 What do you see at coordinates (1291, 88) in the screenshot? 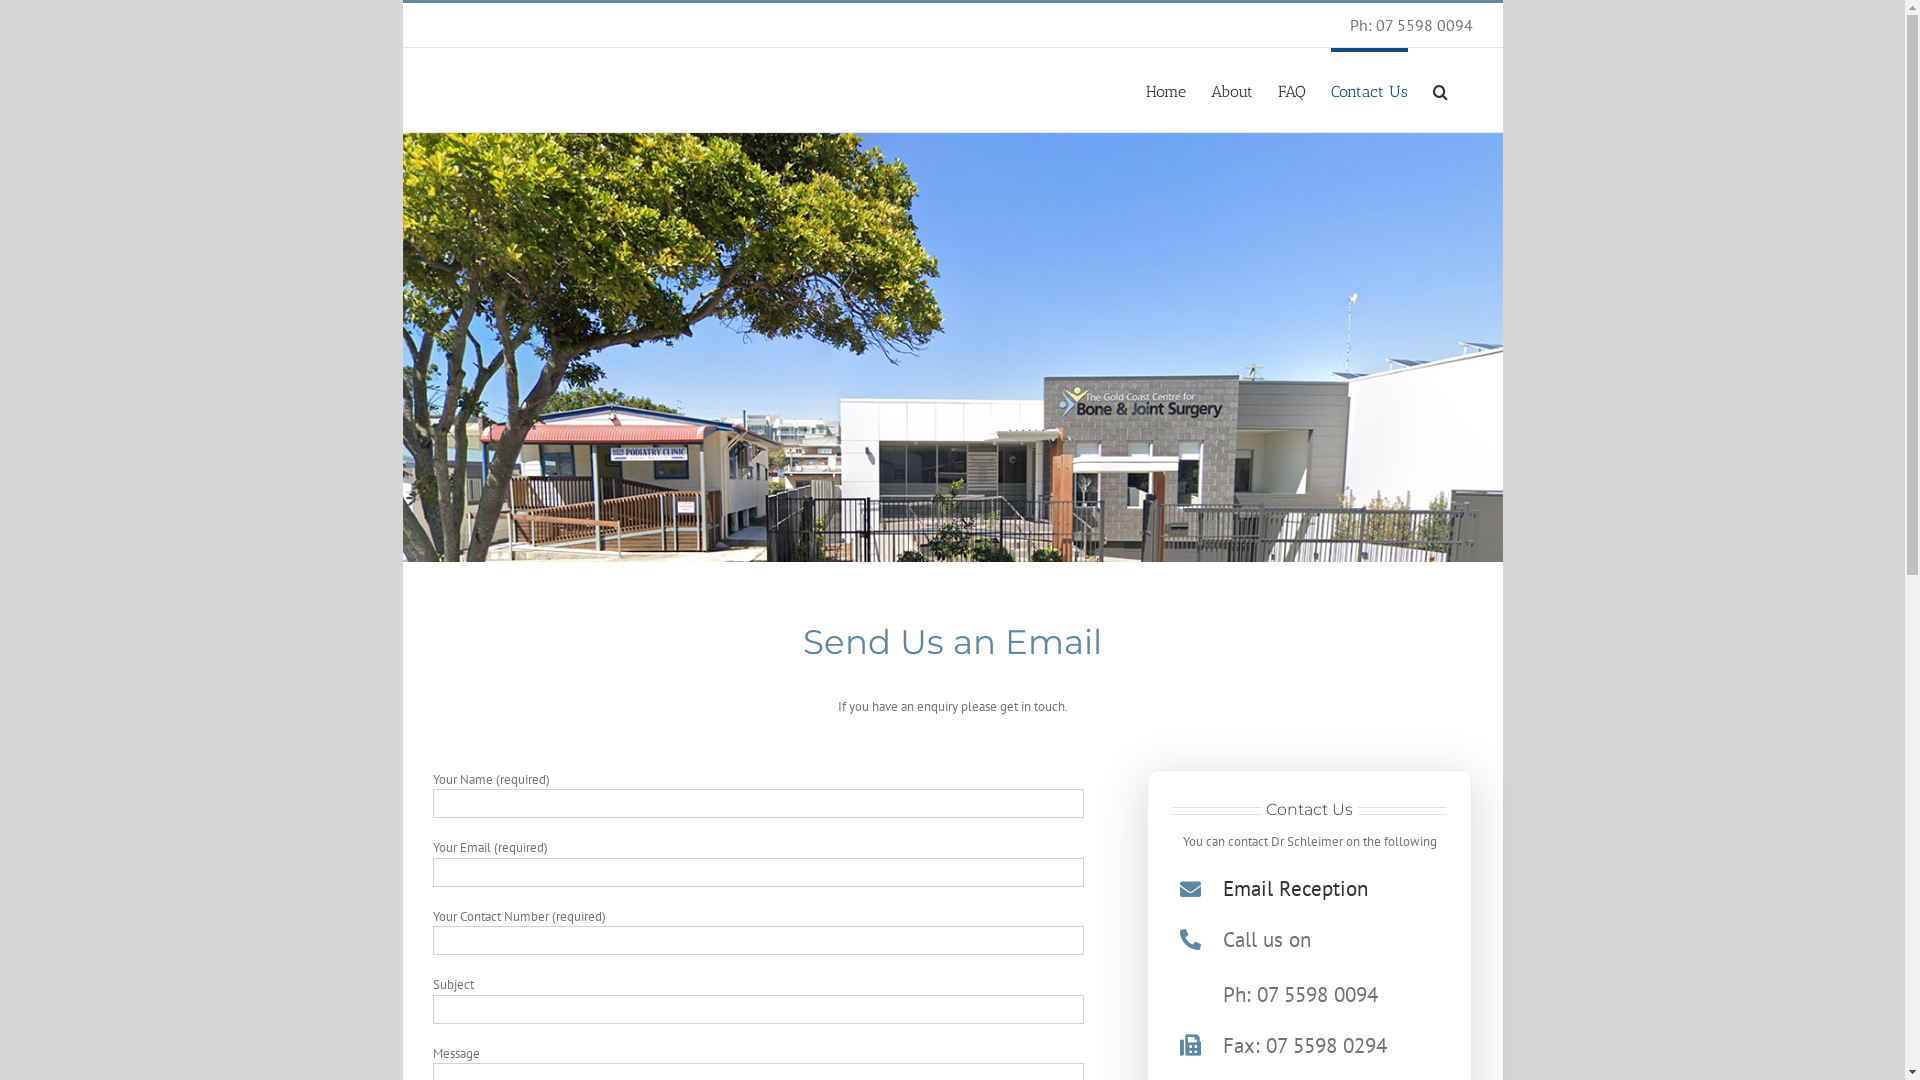
I see `'FAQ'` at bounding box center [1291, 88].